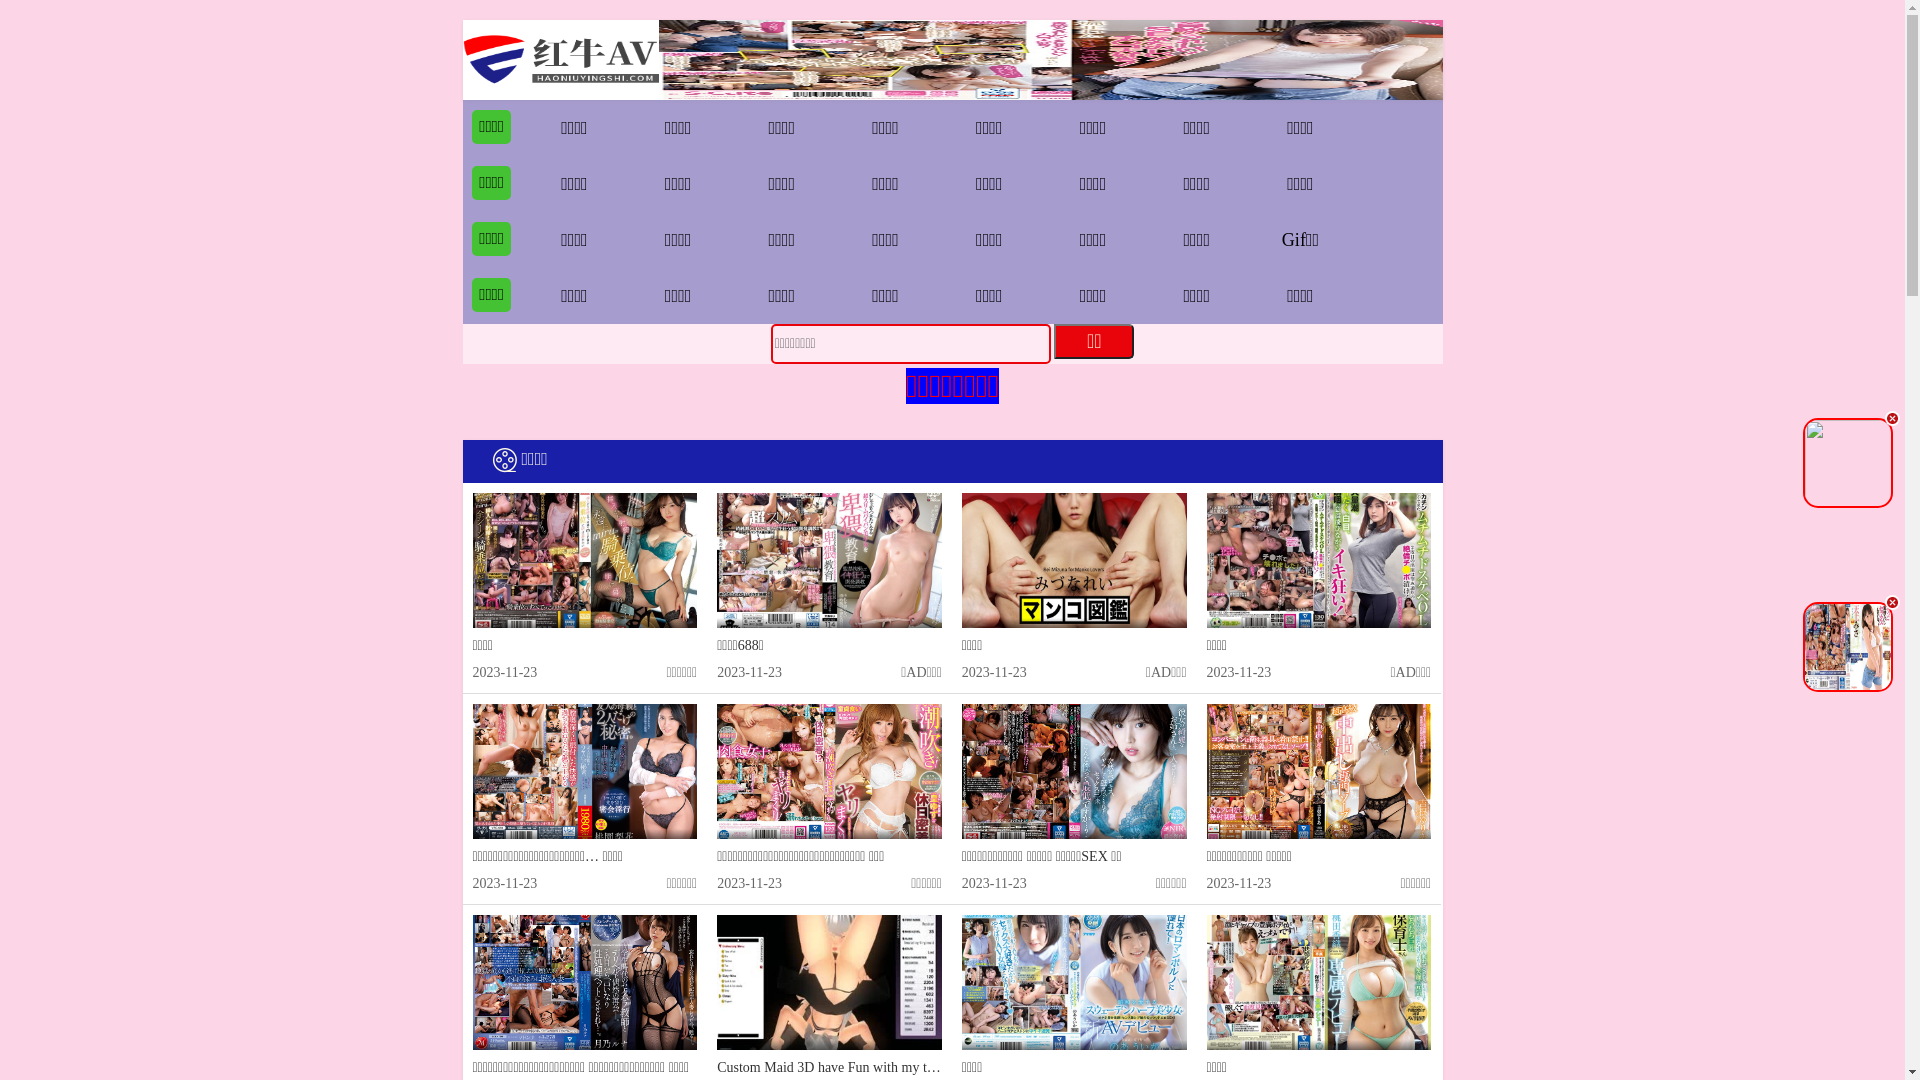 This screenshot has width=1920, height=1080. Describe the element at coordinates (829, 981) in the screenshot. I see `'Custom Maid 3D  have Fun with my two Awesome Maid'` at that location.